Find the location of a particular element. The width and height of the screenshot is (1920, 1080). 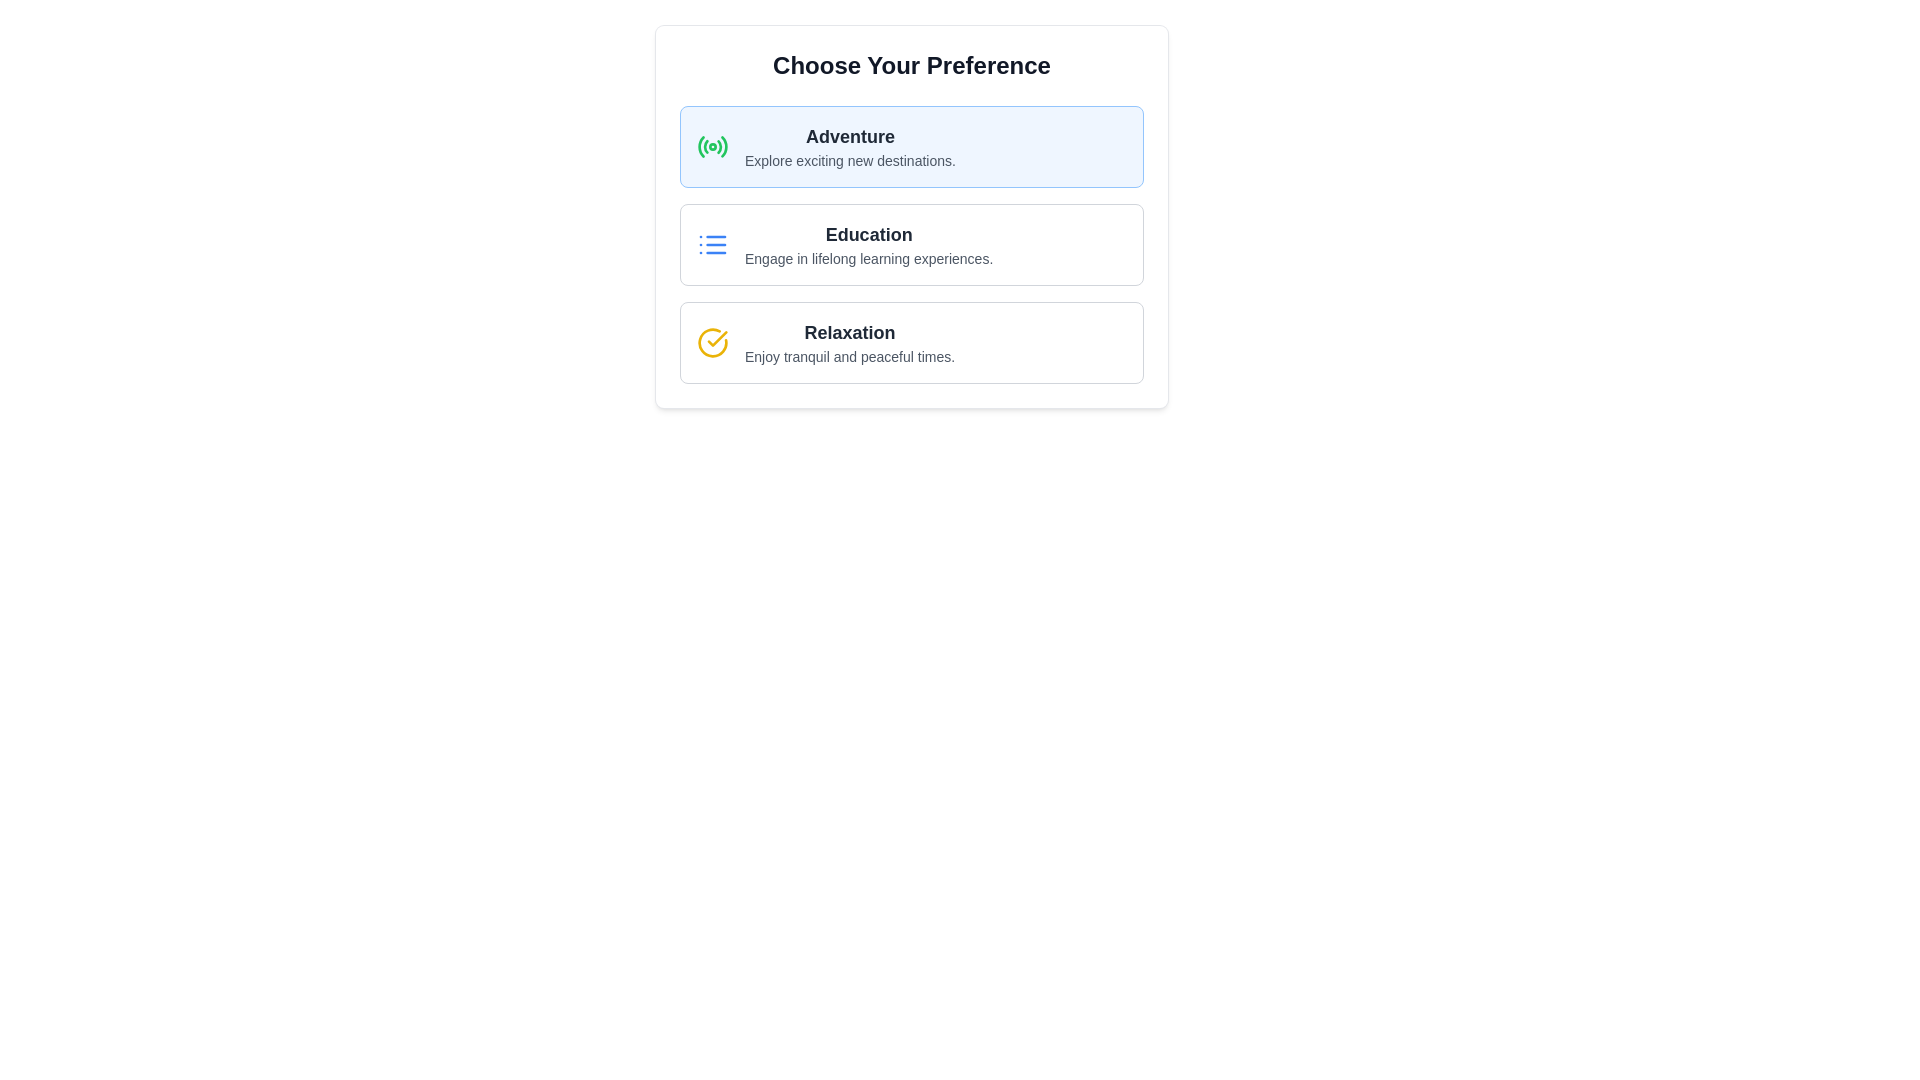

the multi-line text display containing 'Adventure' and 'Explore exciting new destinations' is located at coordinates (850, 145).